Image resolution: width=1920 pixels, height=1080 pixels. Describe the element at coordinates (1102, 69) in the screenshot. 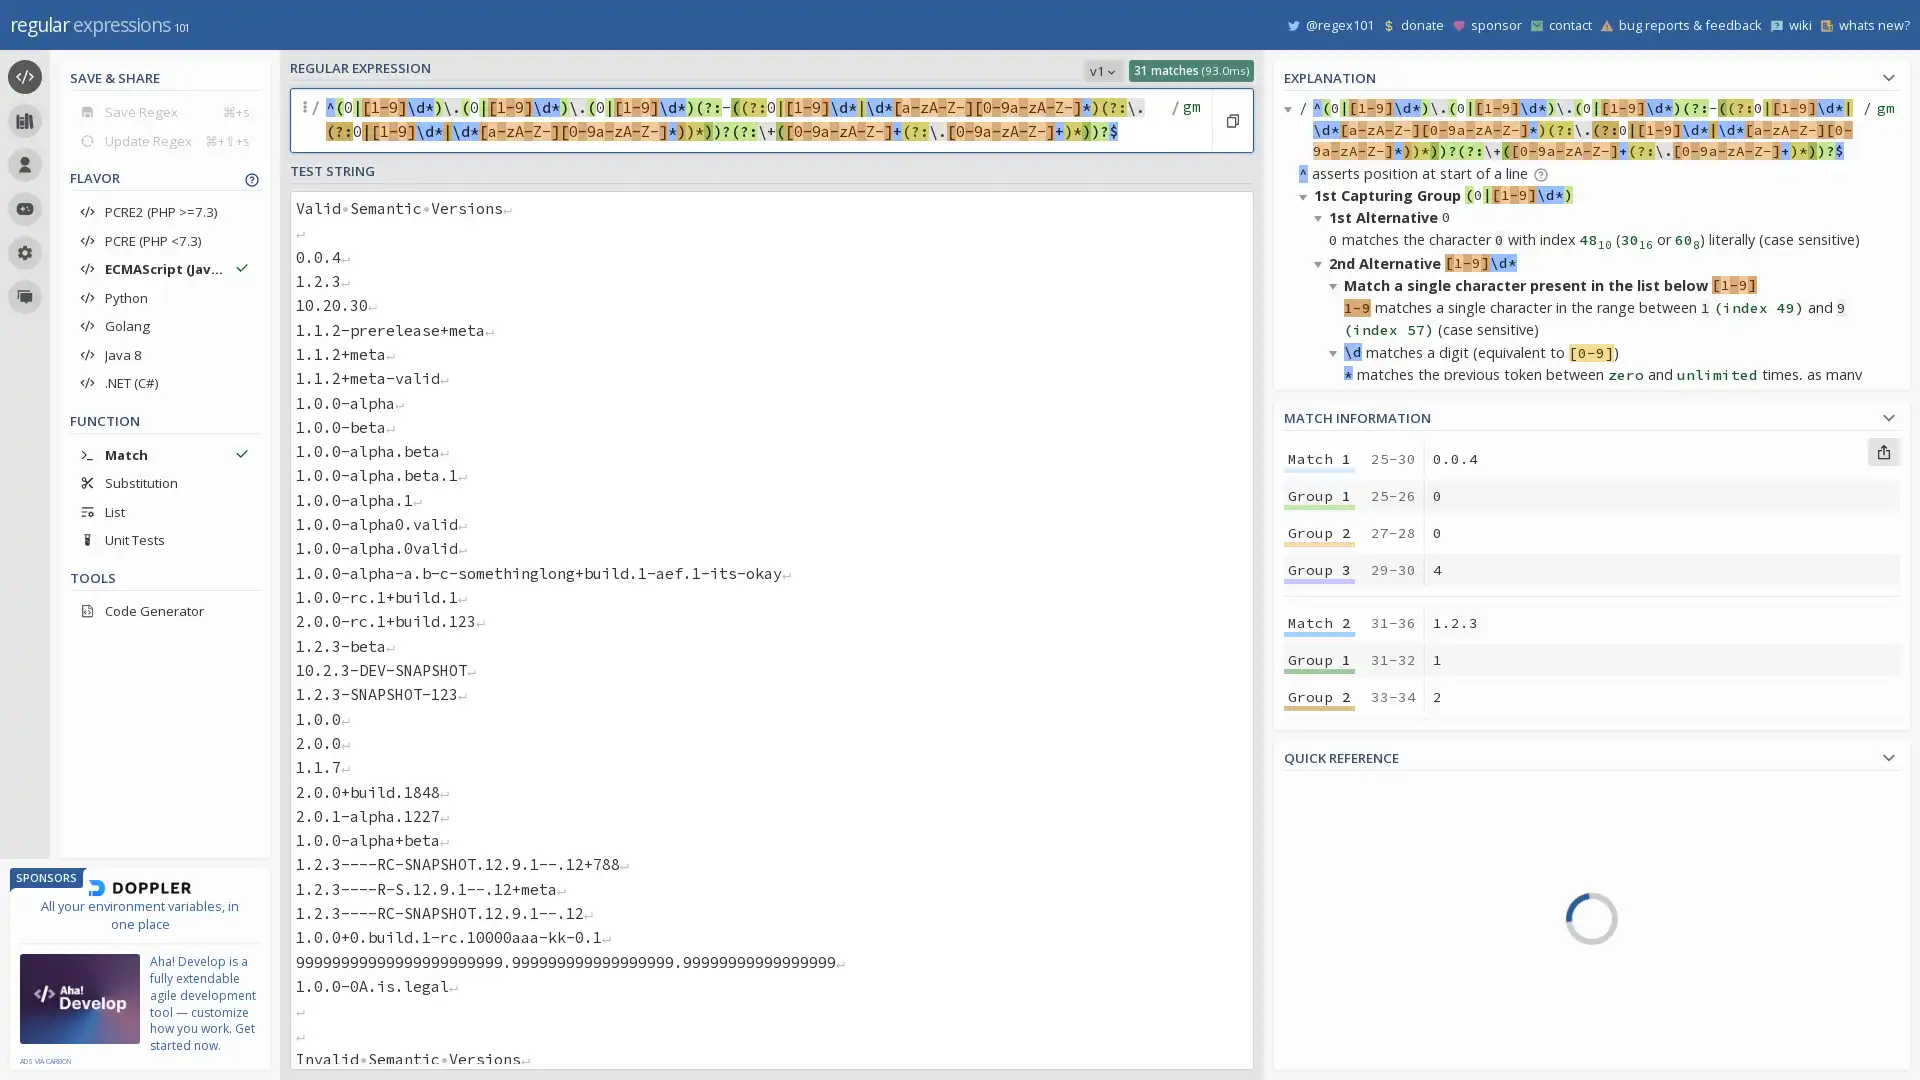

I see `Select Regex Version` at that location.